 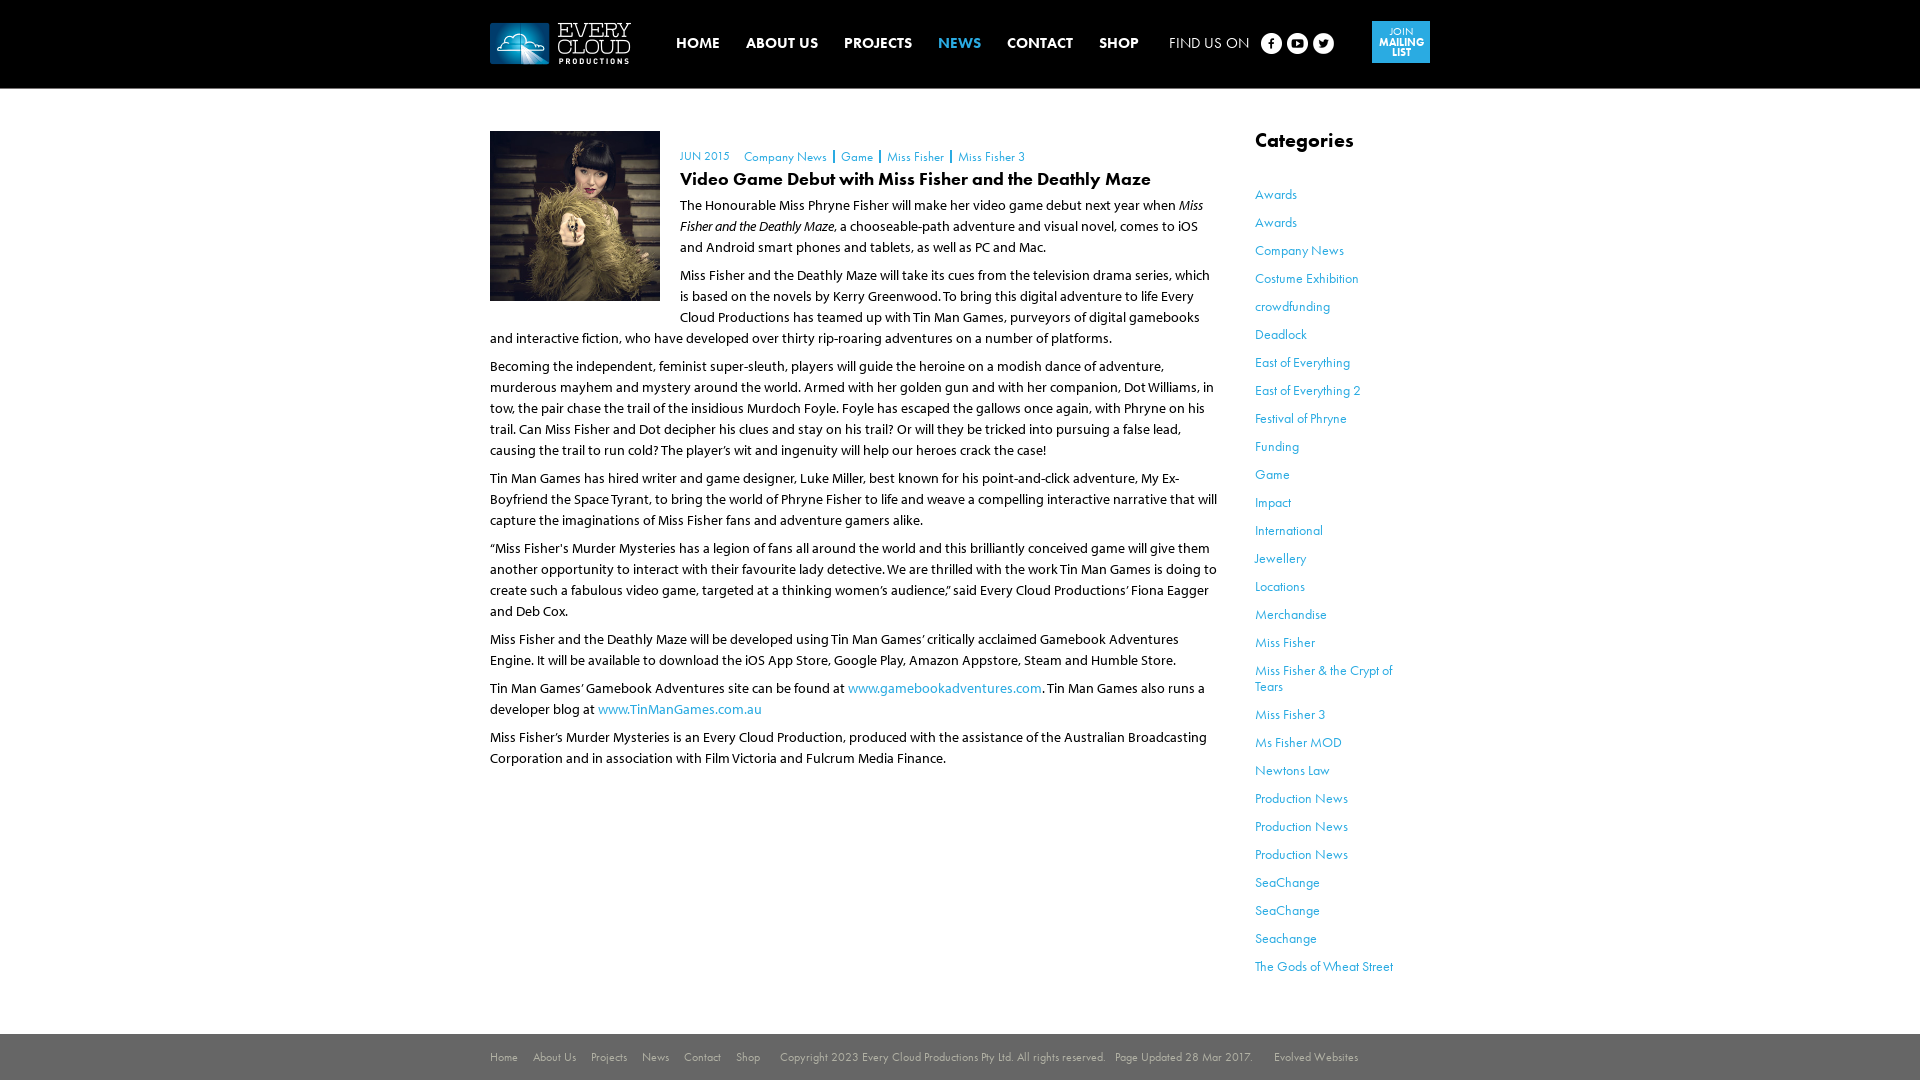 What do you see at coordinates (1281, 333) in the screenshot?
I see `'Deadlock'` at bounding box center [1281, 333].